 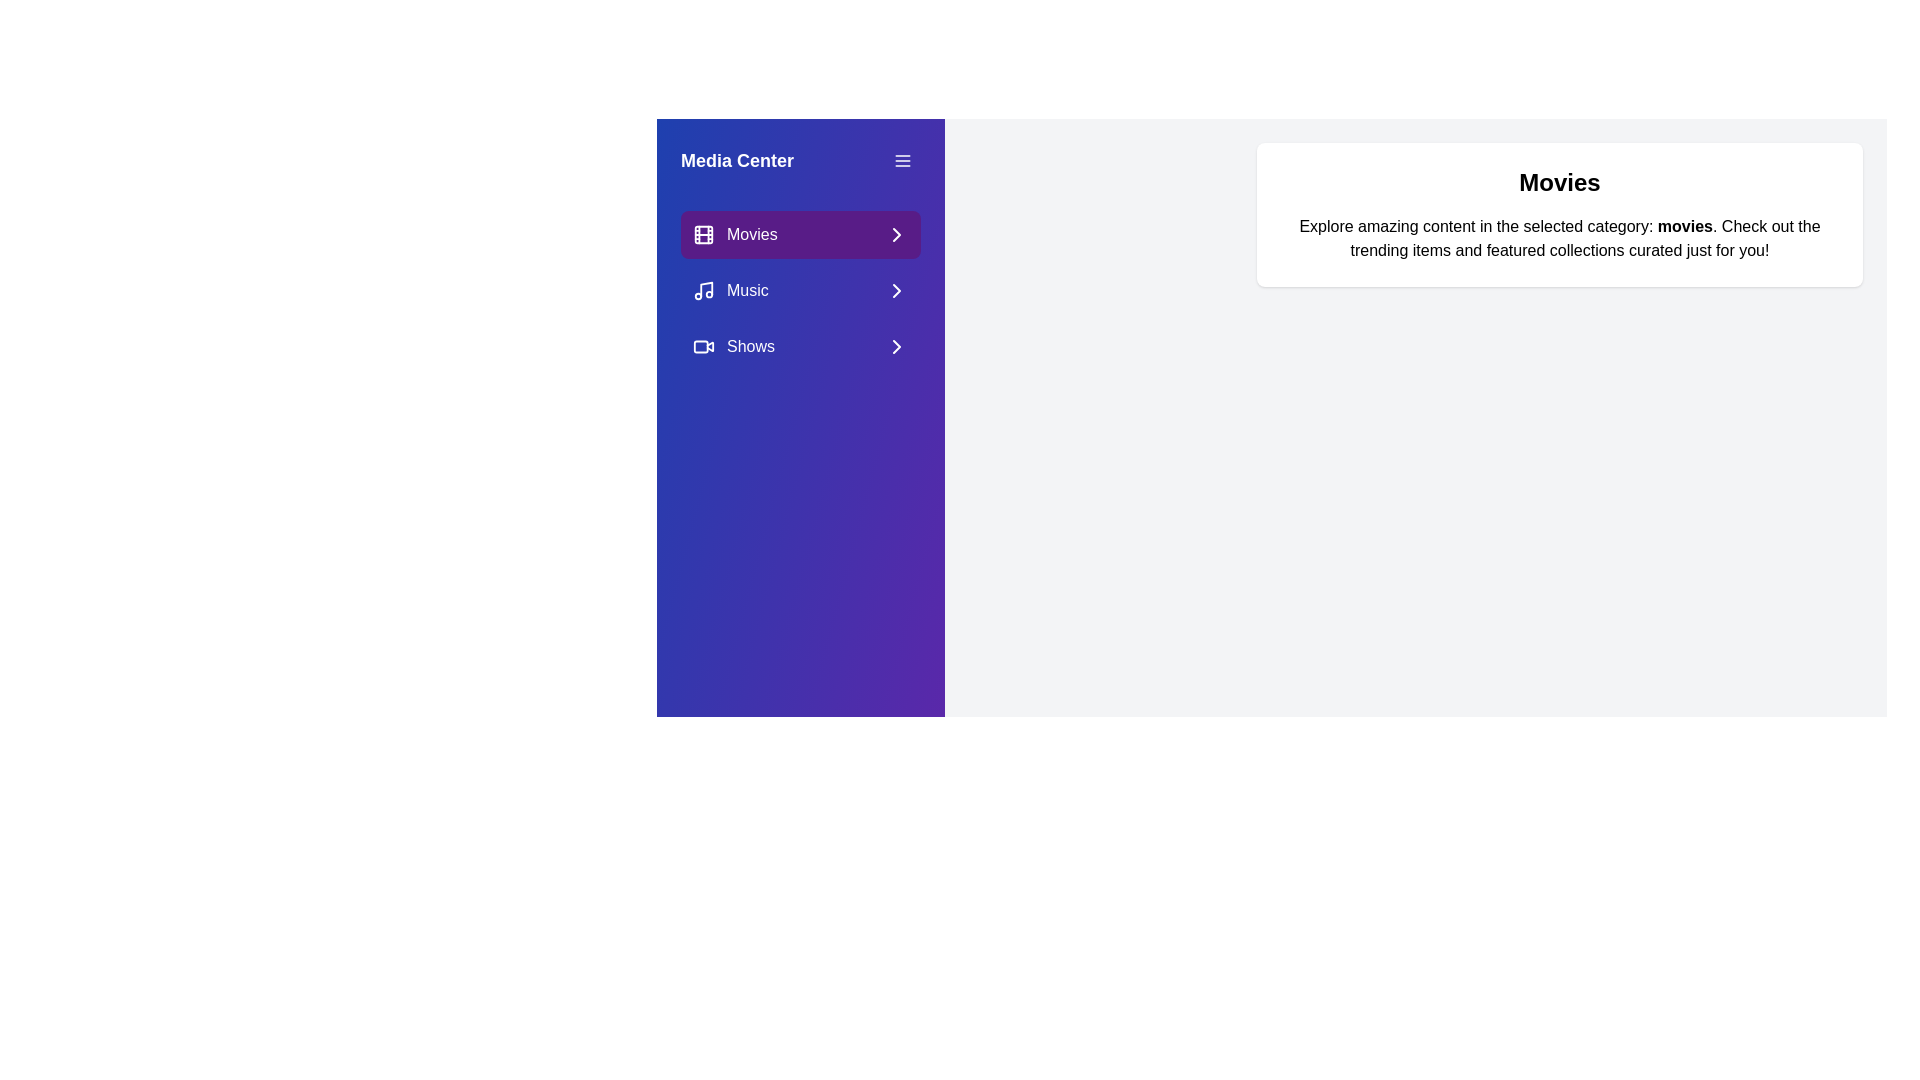 I want to click on the 'Music' text label, which is displayed in white on a blue background and is the second item in the vertical navigation menu, so click(x=746, y=290).